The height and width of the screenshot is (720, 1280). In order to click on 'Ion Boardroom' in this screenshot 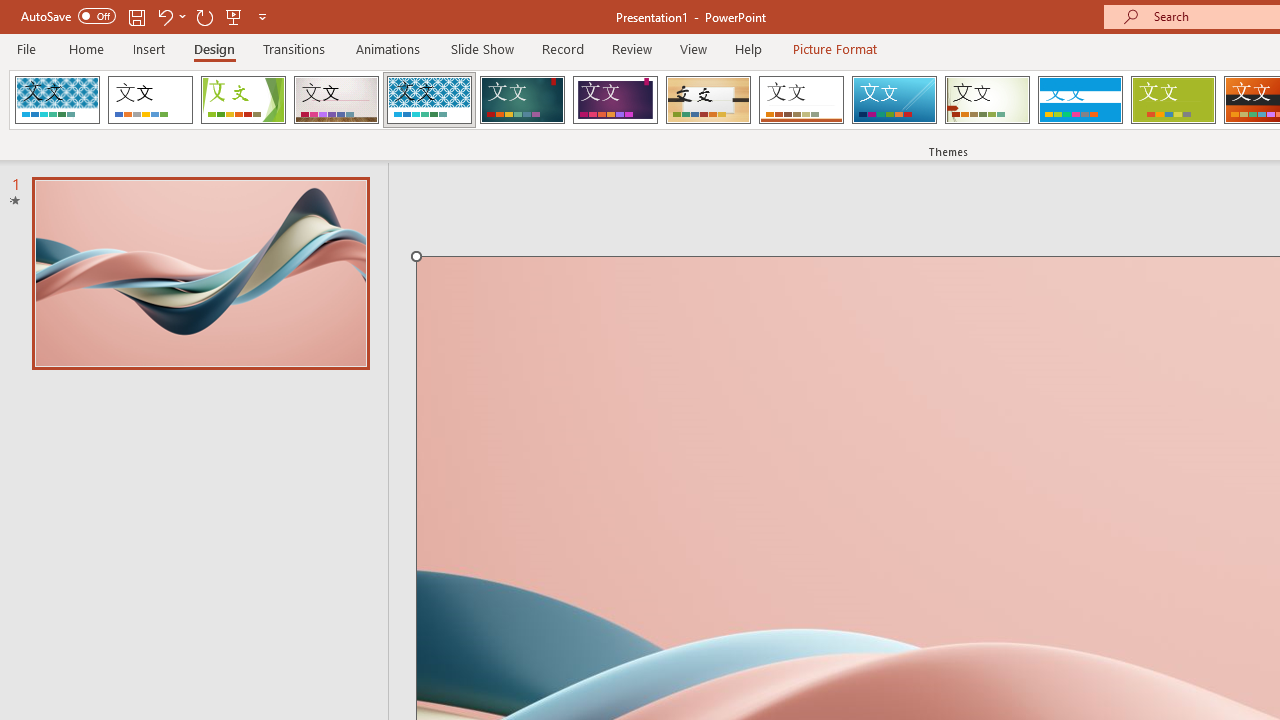, I will do `click(614, 100)`.